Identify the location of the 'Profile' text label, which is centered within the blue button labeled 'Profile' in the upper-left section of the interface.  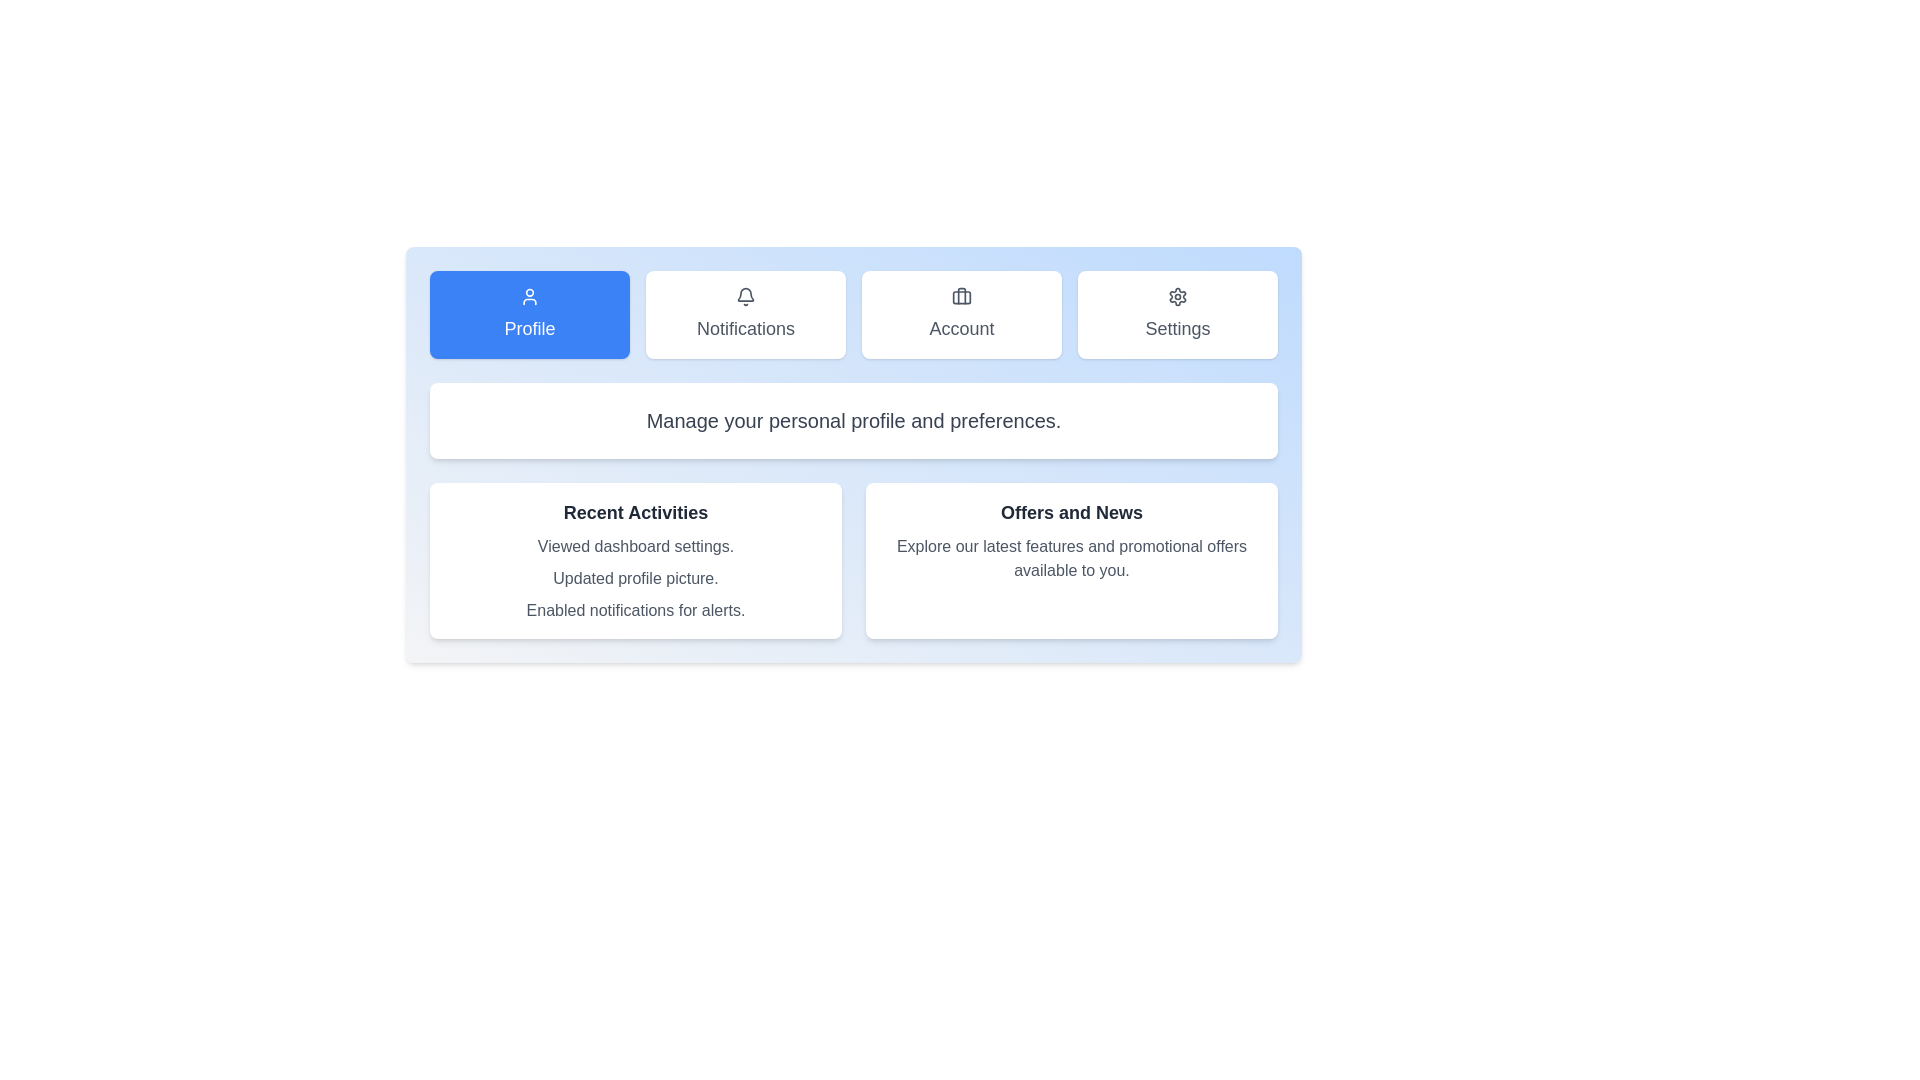
(529, 327).